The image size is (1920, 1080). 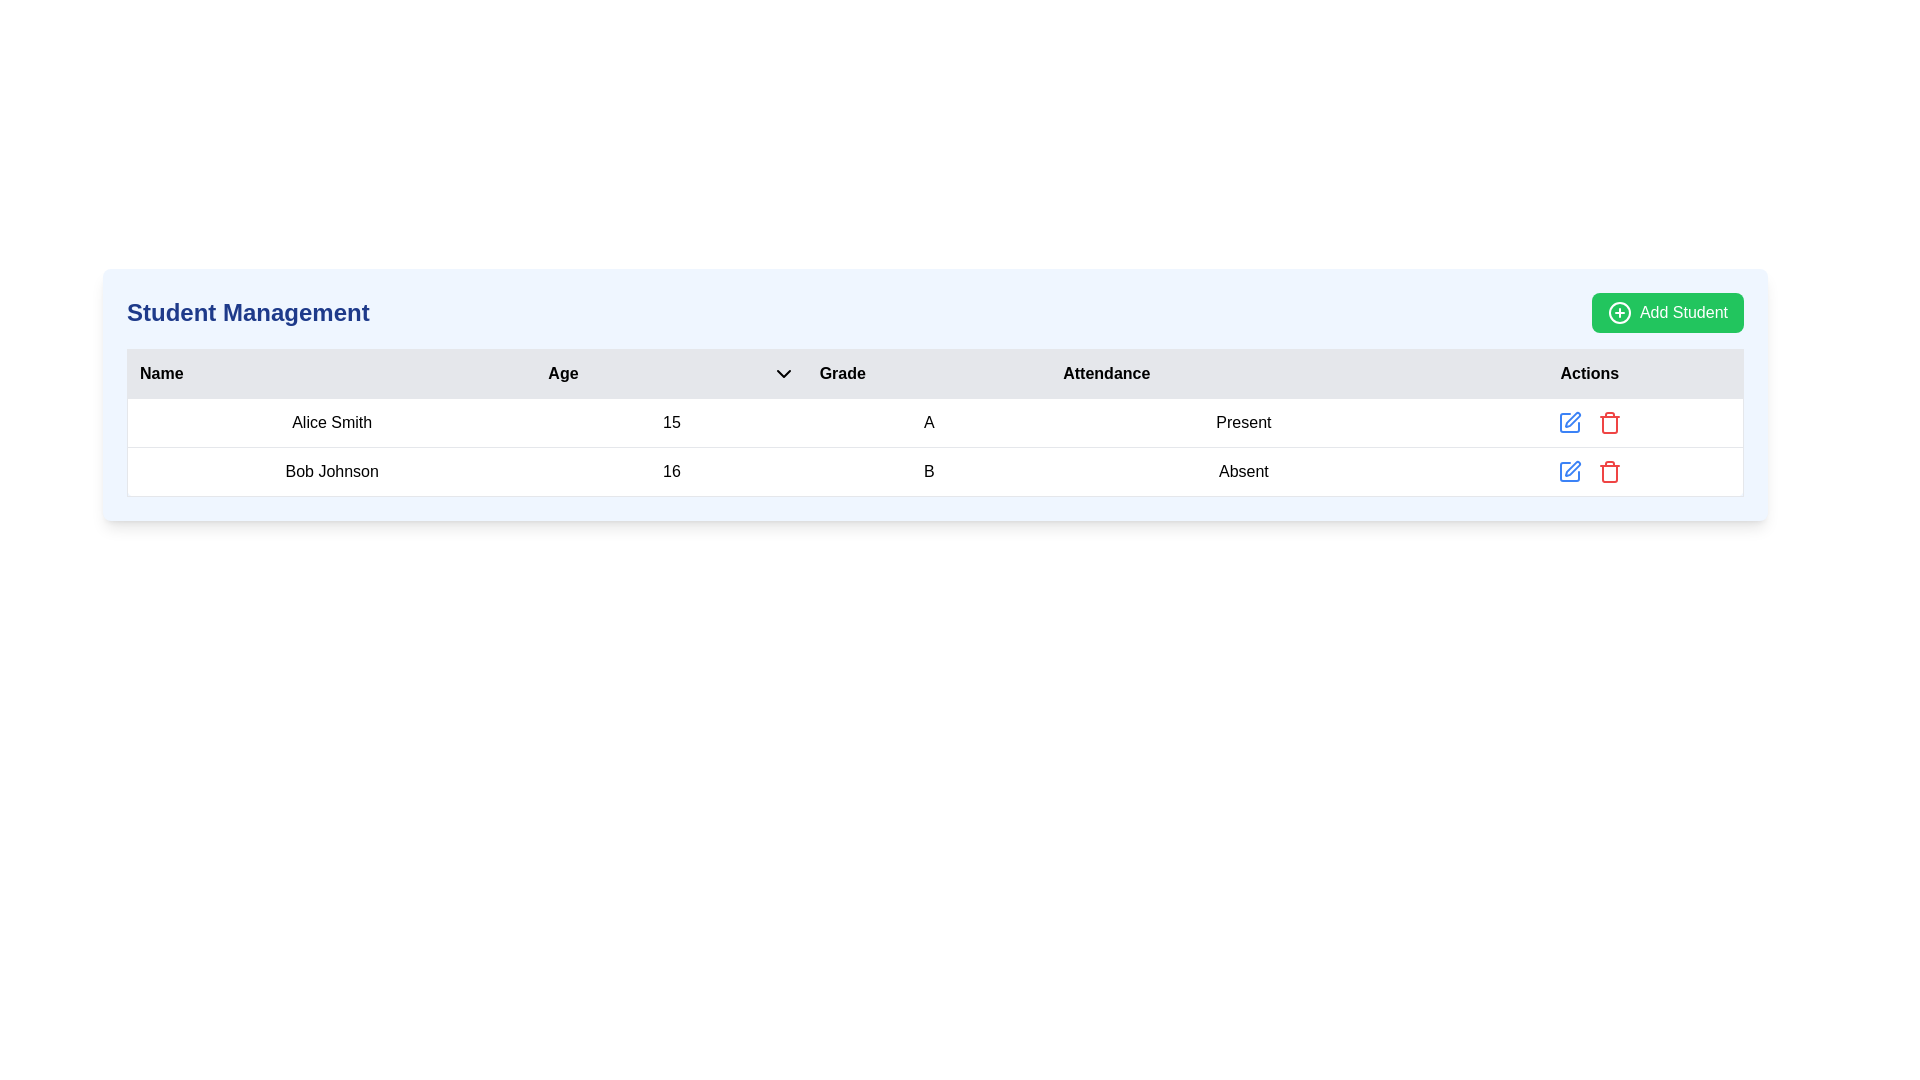 I want to click on the graphical icon representing the functionality of adding a new student, located at the center of the 'Add Student' button on the top right corner of the interface, so click(x=1619, y=312).